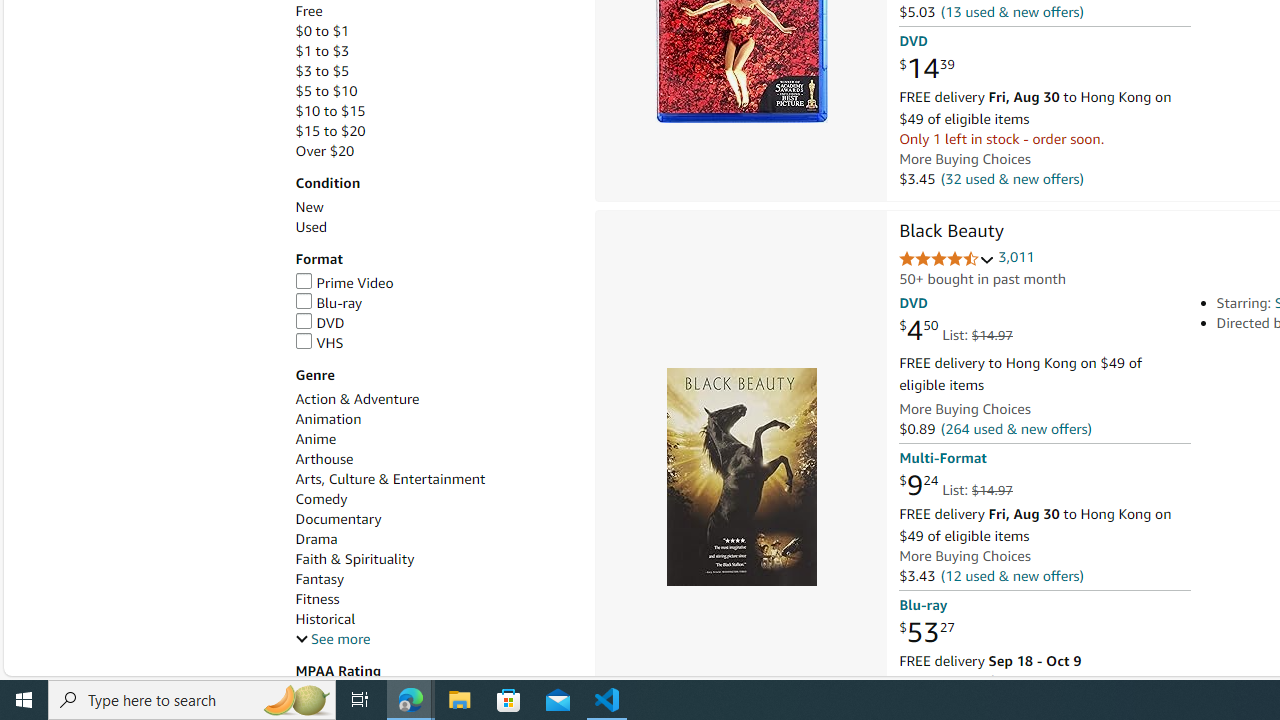 This screenshot has height=720, width=1280. What do you see at coordinates (330, 131) in the screenshot?
I see `'$15 to $20'` at bounding box center [330, 131].